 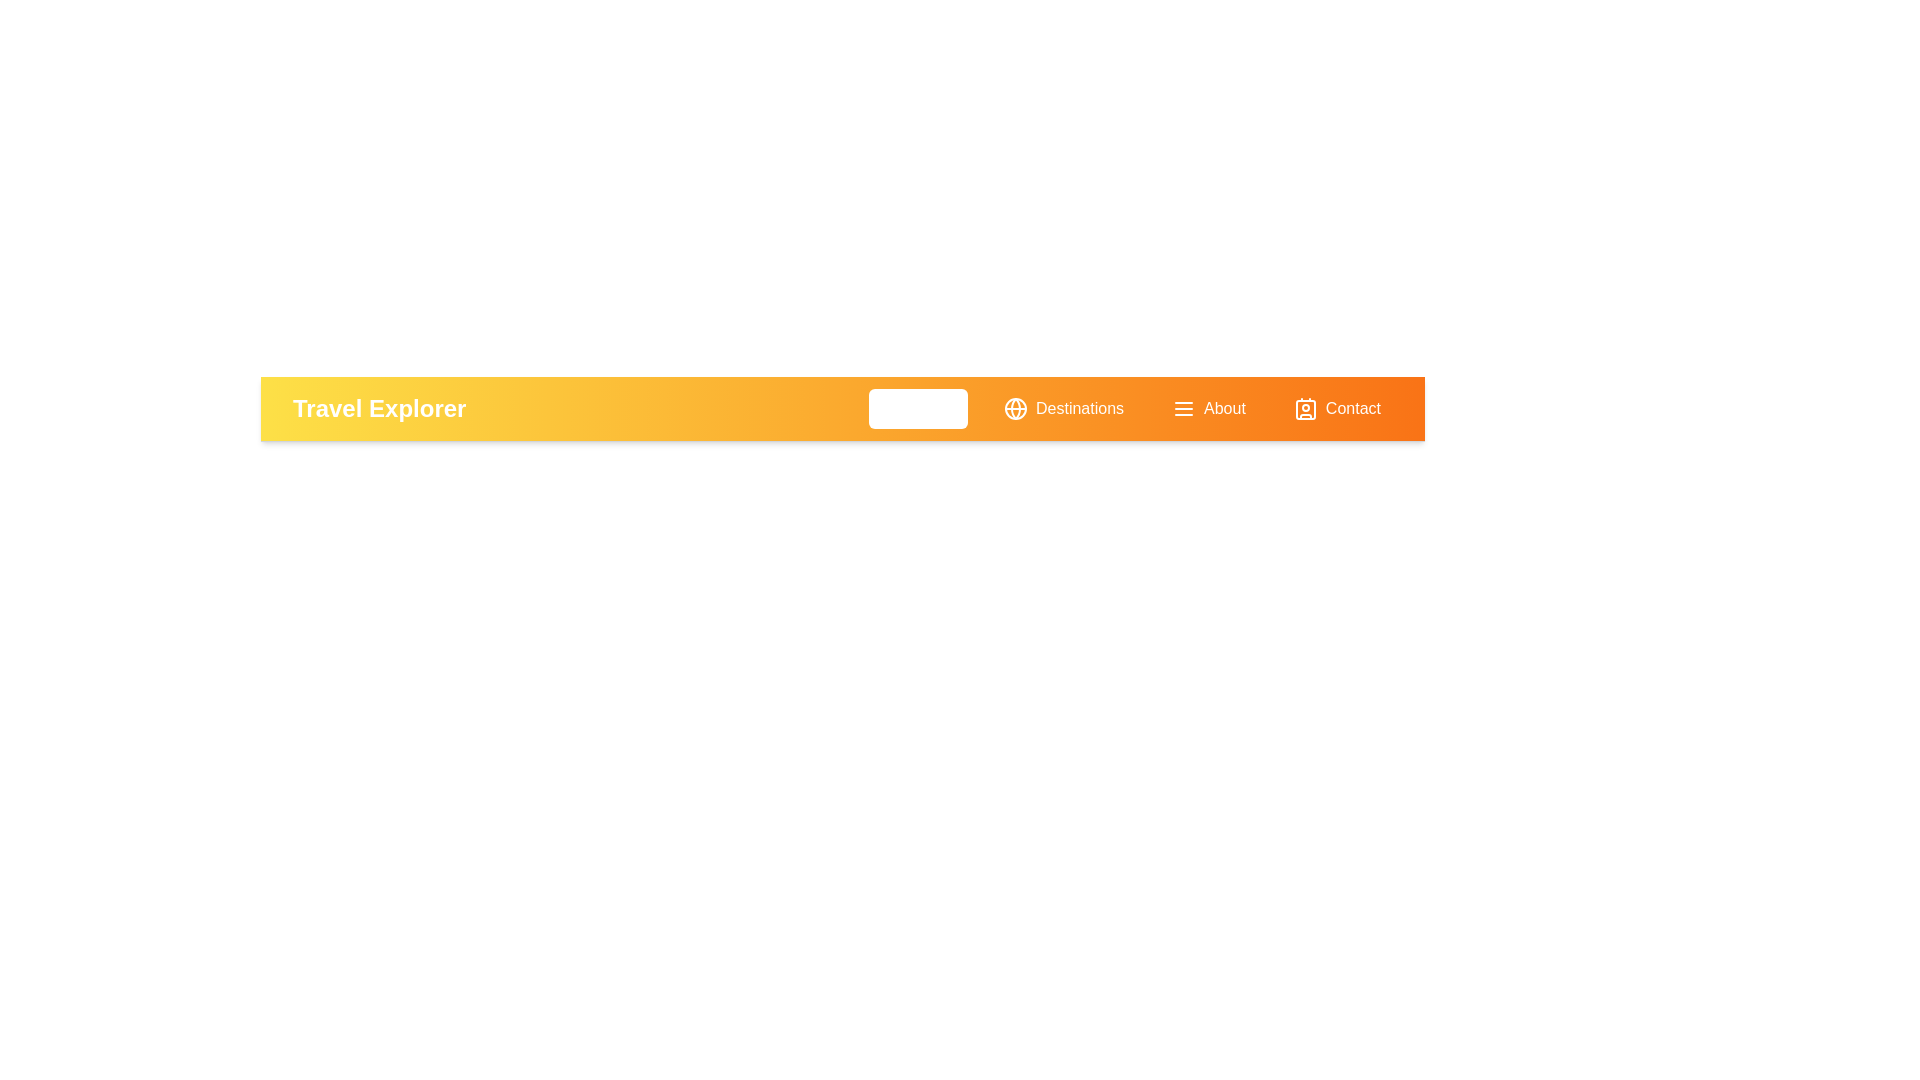 What do you see at coordinates (1016, 407) in the screenshot?
I see `the SVG circle element representing a globe icon, located in the menu bar between a text label and other menu items` at bounding box center [1016, 407].